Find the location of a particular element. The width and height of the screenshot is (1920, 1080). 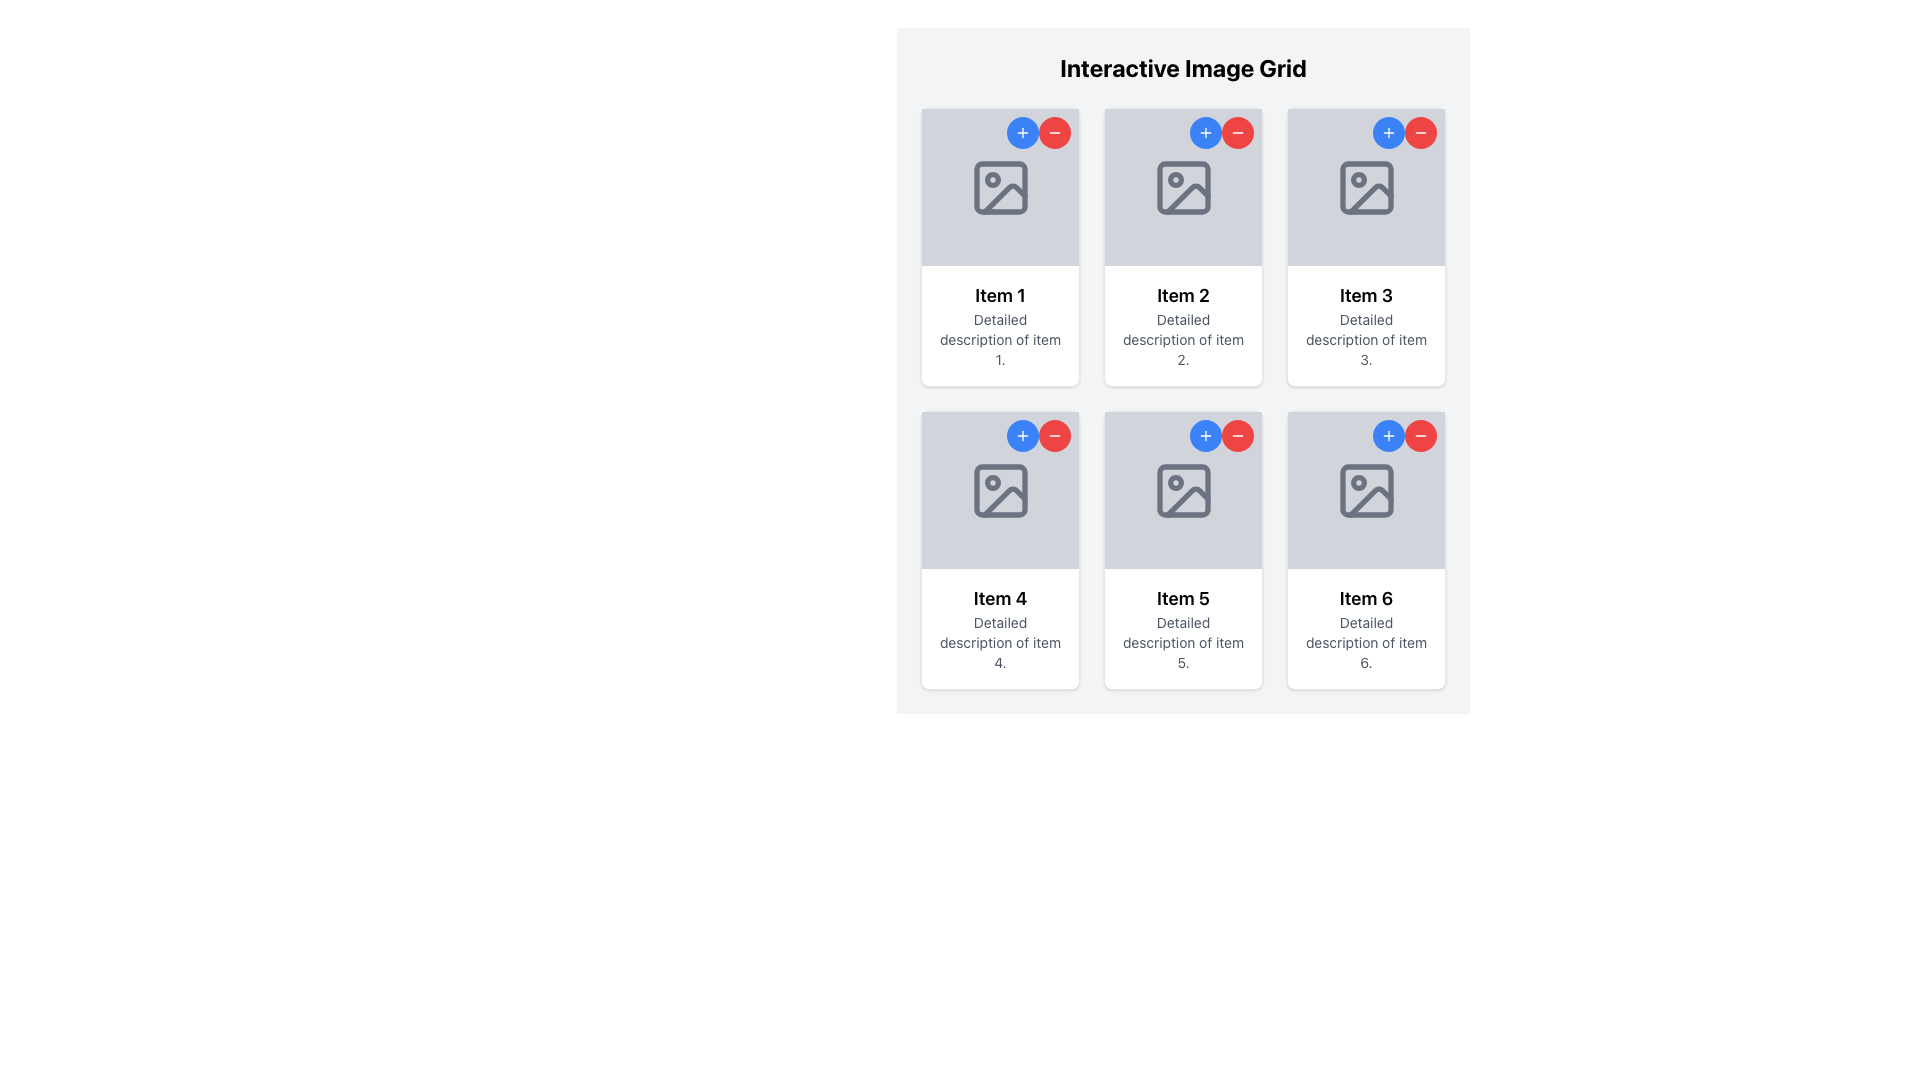

the circular red button with a white minus sign icon, located at the top-right corner of the first item in the grid layout, to decrement is located at coordinates (1054, 132).